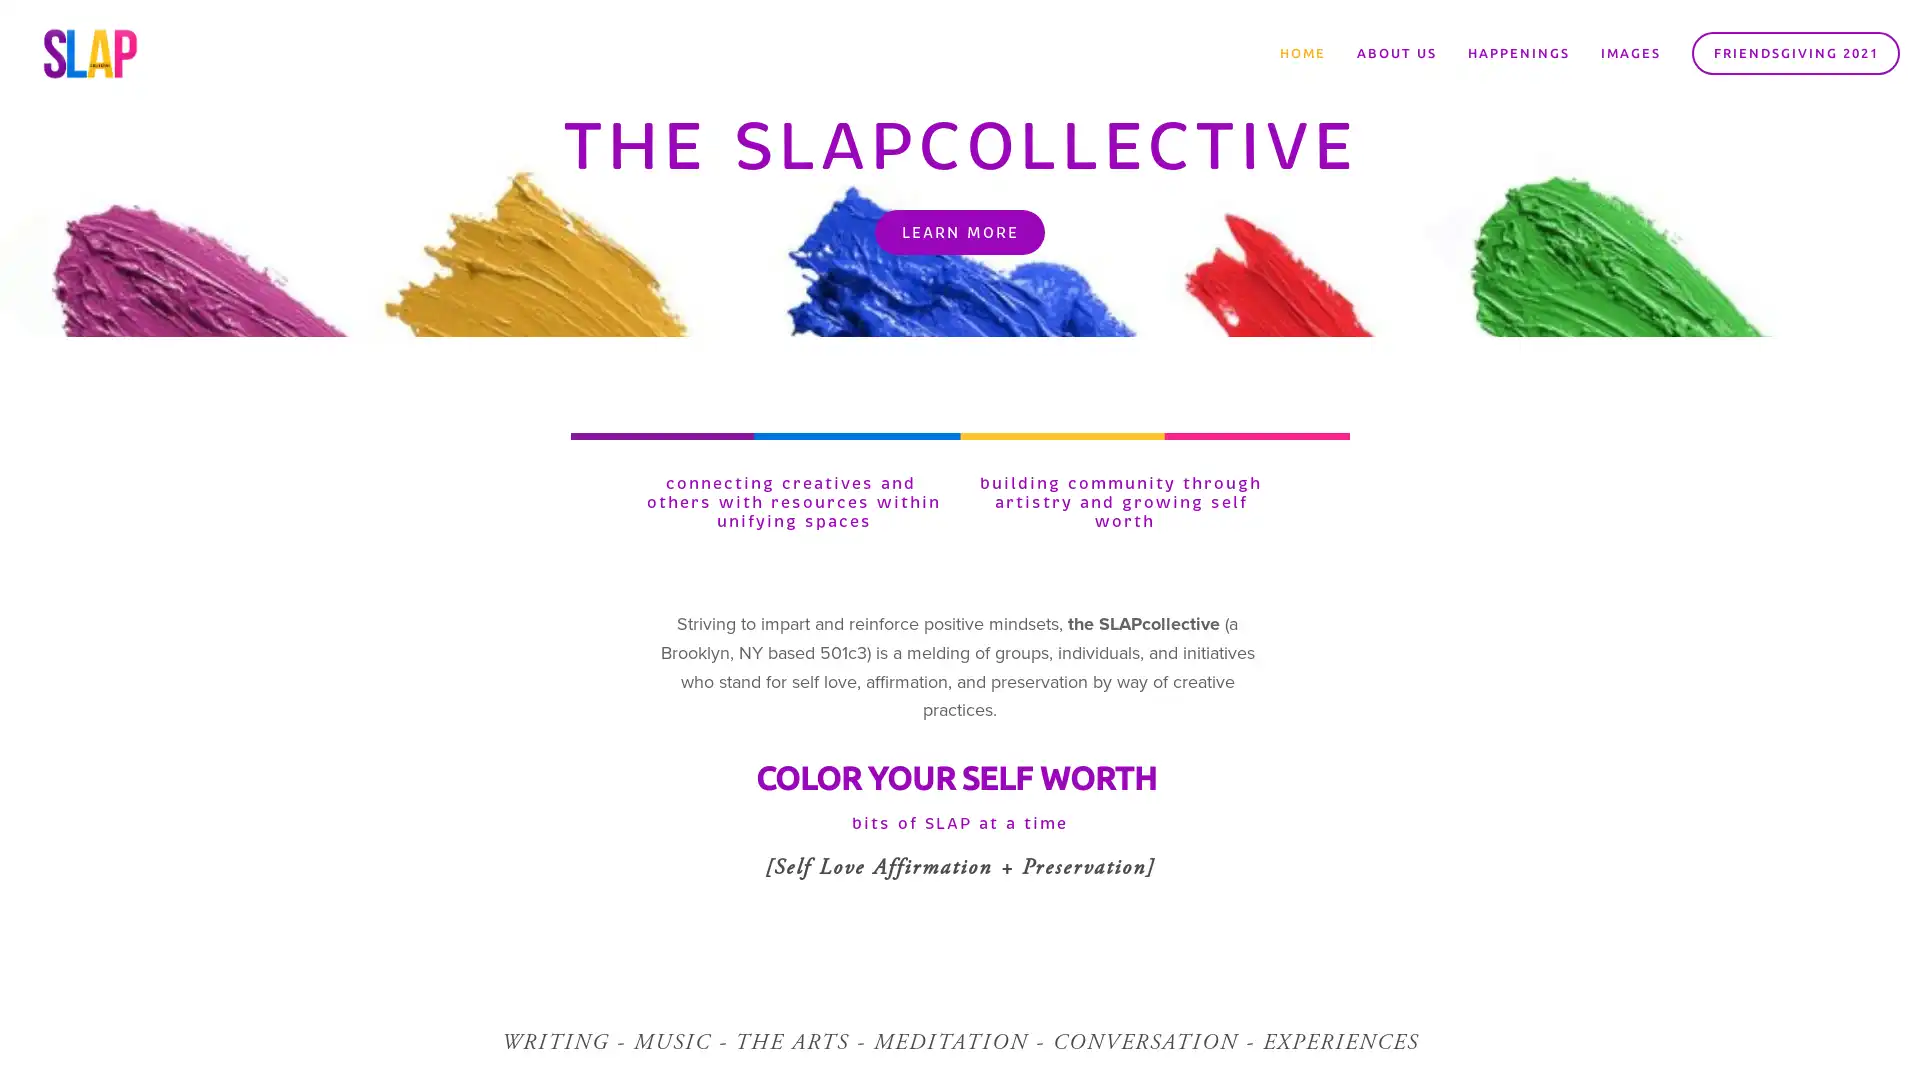  I want to click on get mo' SLAP!, so click(1084, 592).